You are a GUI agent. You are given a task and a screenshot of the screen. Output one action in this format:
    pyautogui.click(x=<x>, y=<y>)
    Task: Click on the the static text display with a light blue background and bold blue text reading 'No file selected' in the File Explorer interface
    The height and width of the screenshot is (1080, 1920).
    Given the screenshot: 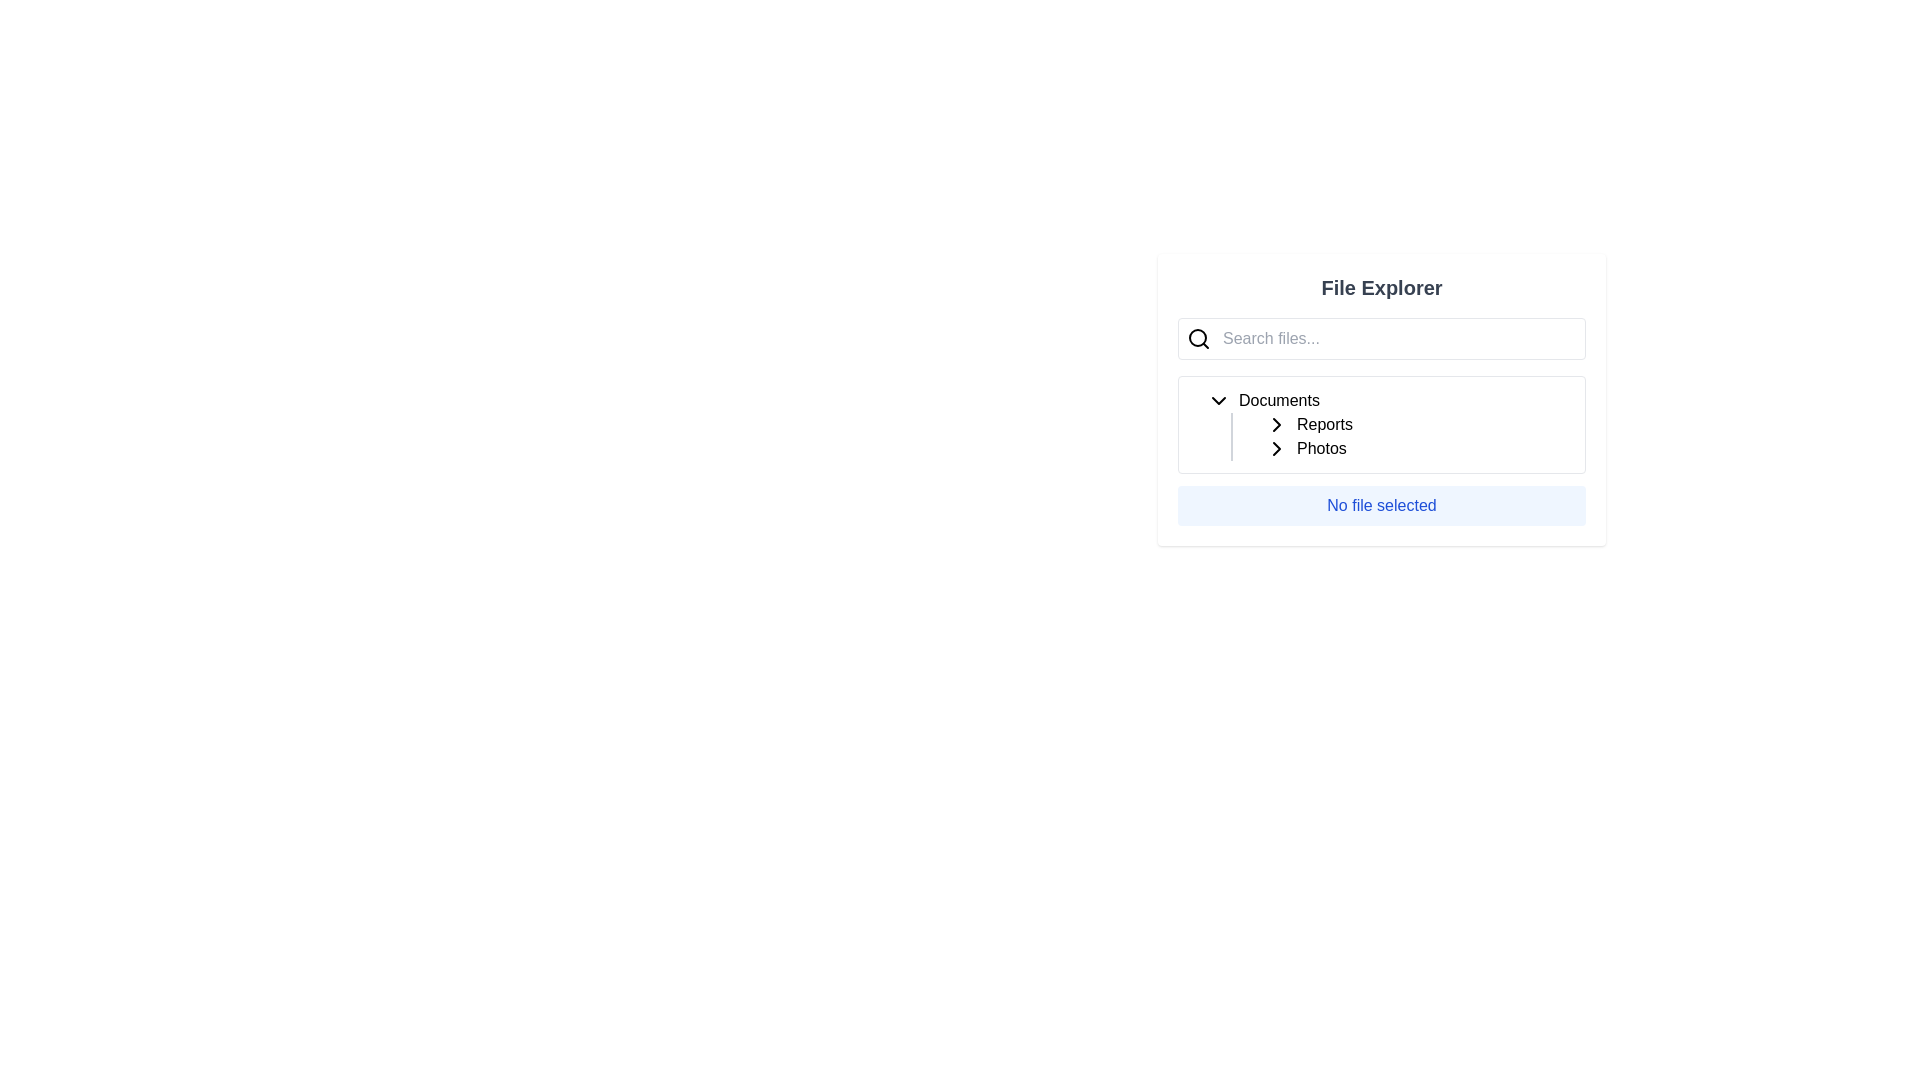 What is the action you would take?
    pyautogui.click(x=1381, y=504)
    